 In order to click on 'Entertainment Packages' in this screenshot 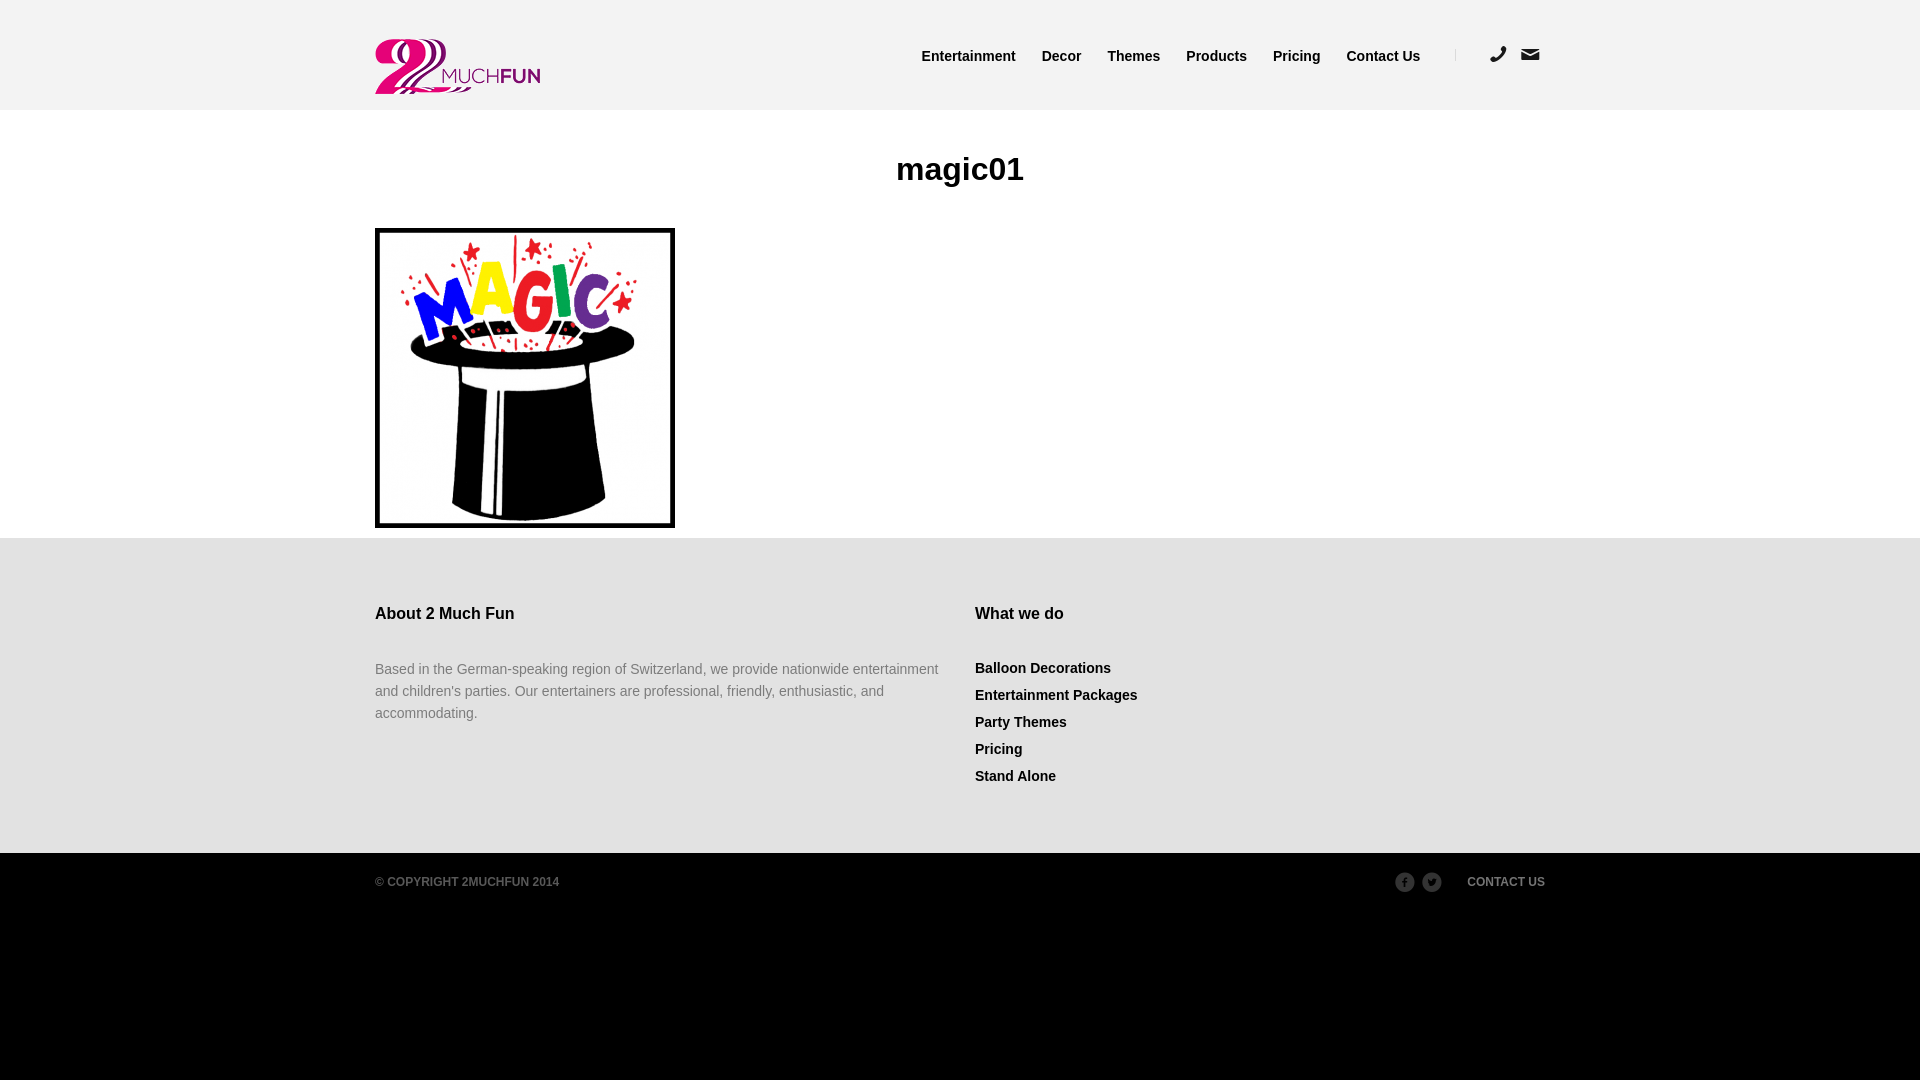, I will do `click(1055, 693)`.